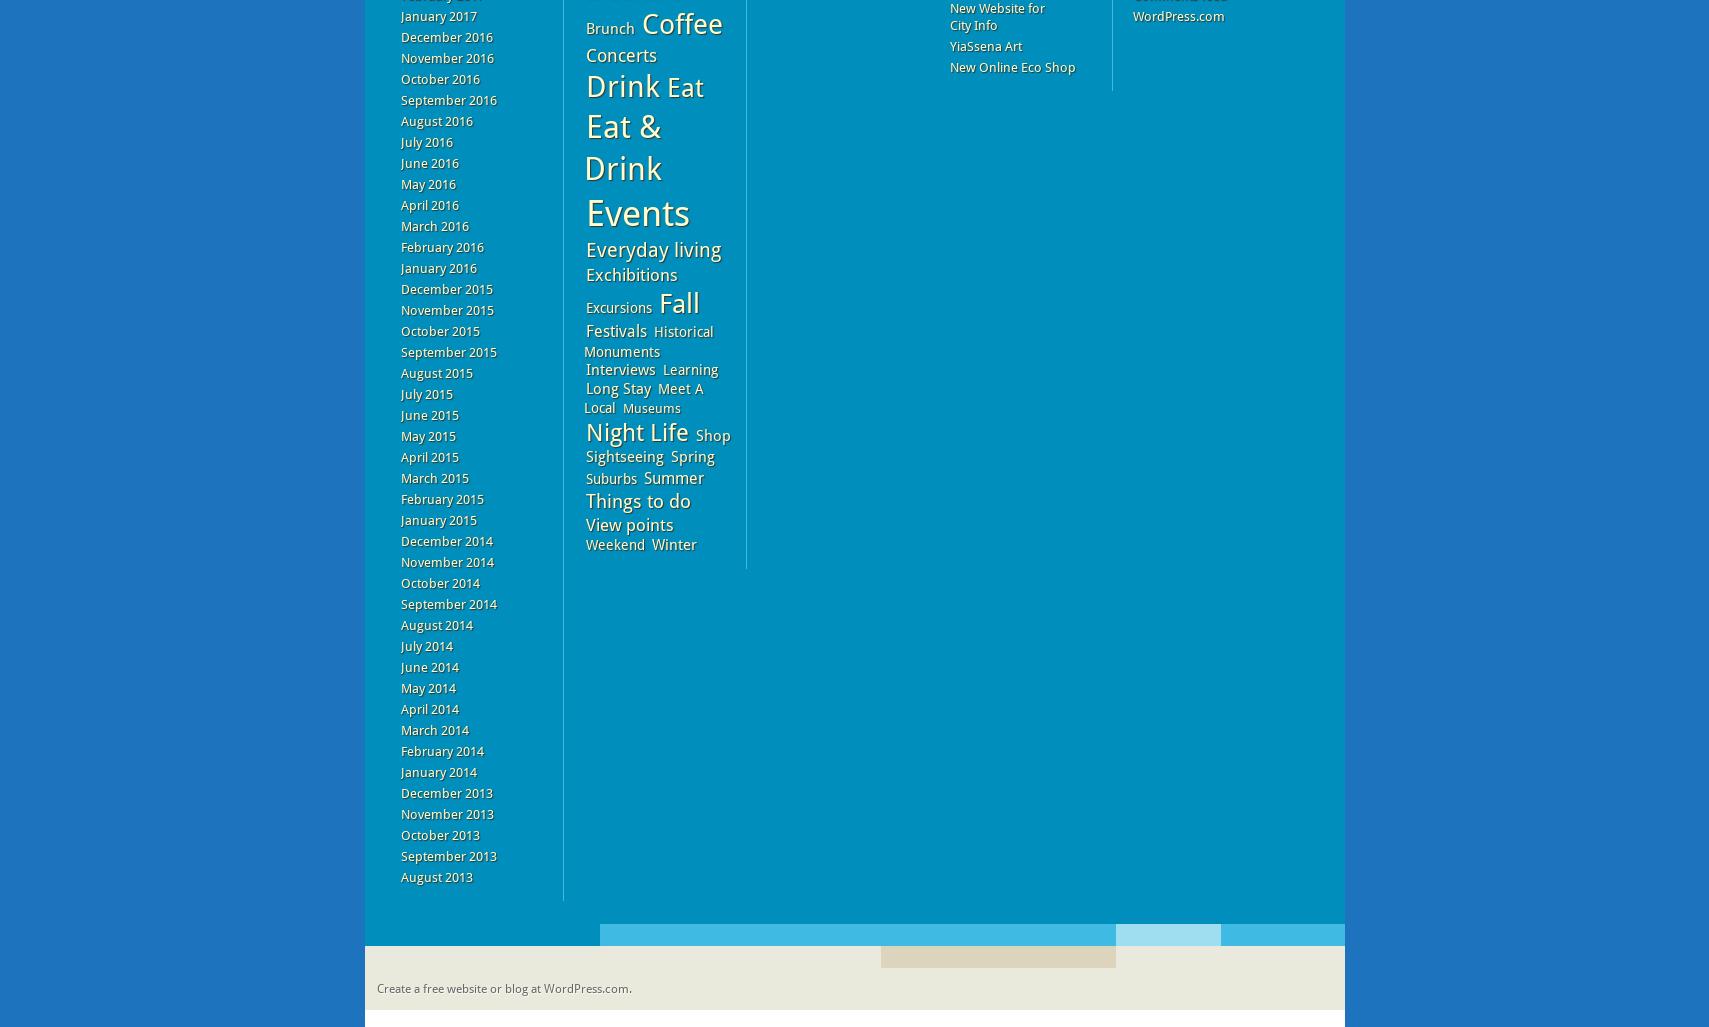 This screenshot has width=1709, height=1027. I want to click on 'December 2016', so click(446, 37).